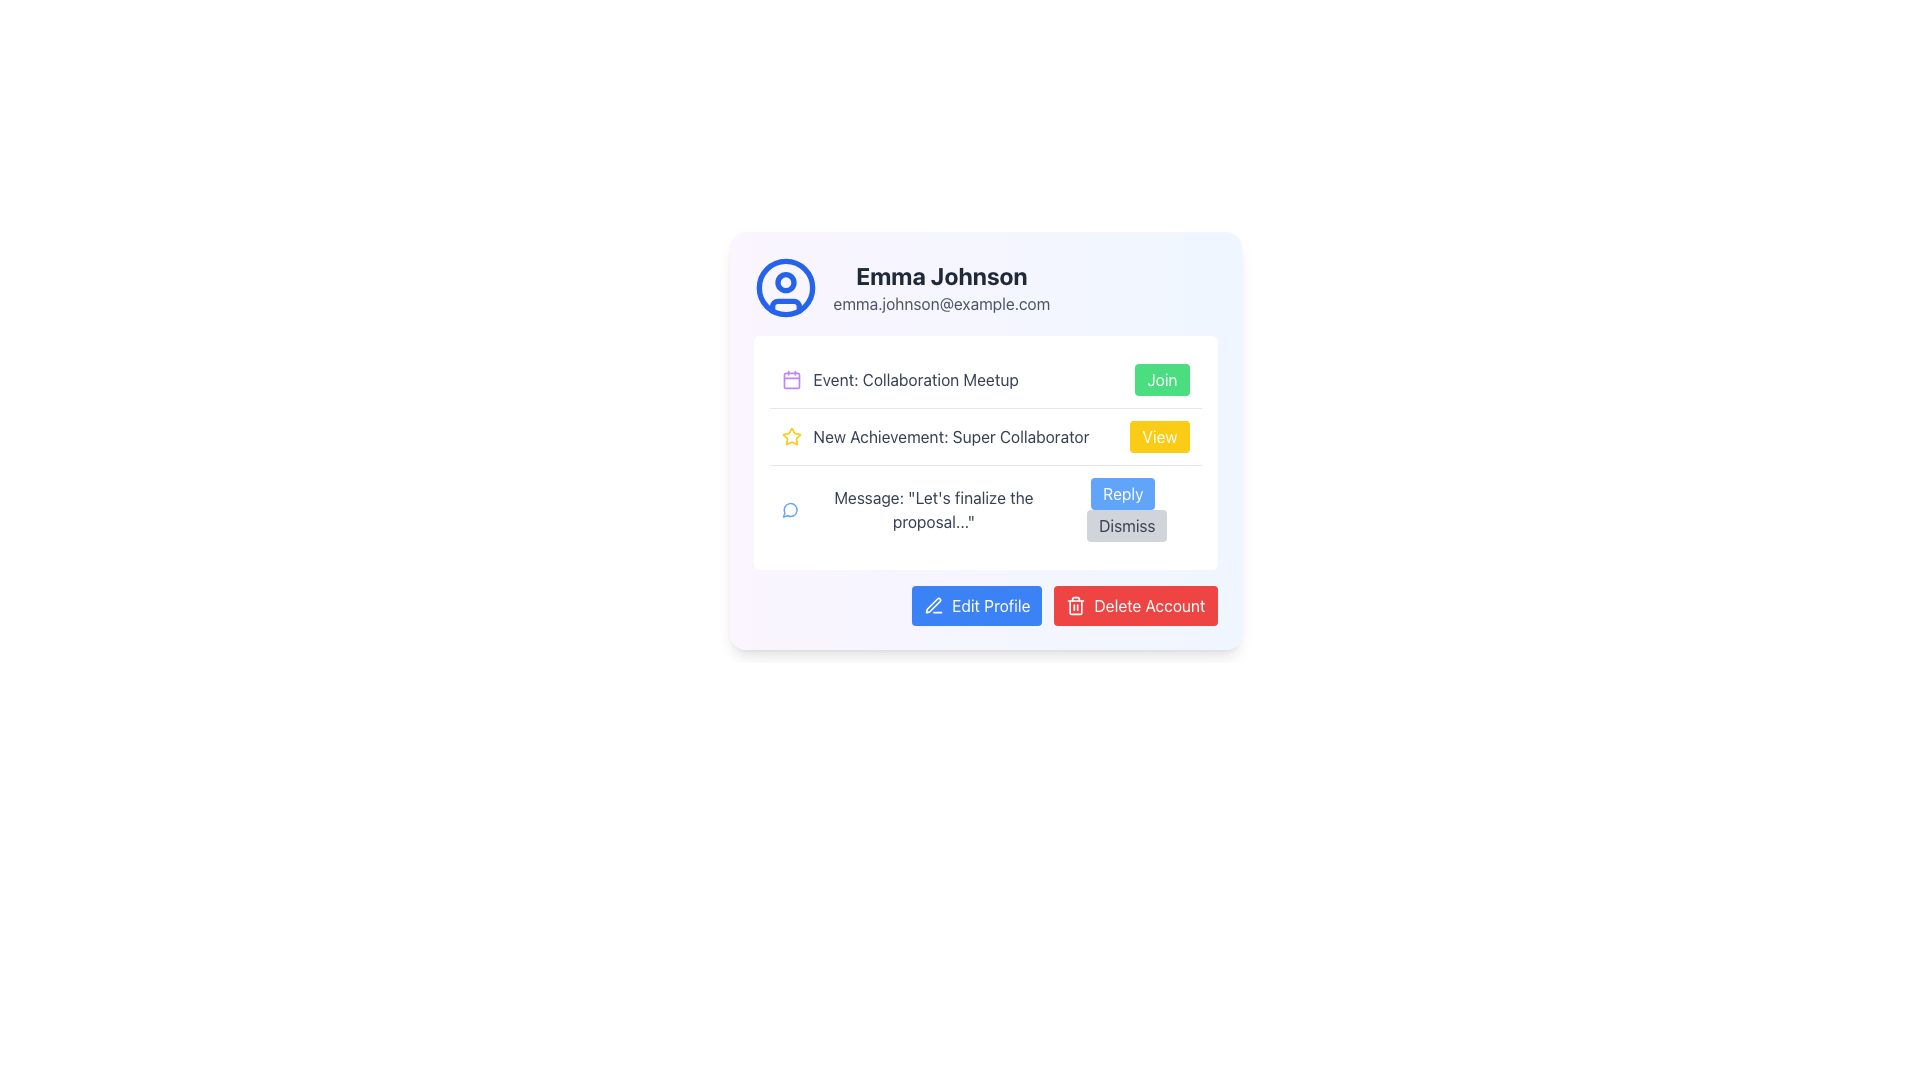  What do you see at coordinates (784, 282) in the screenshot?
I see `the small circular user profile icon located at the top left of the text 'Emma Johnson'` at bounding box center [784, 282].